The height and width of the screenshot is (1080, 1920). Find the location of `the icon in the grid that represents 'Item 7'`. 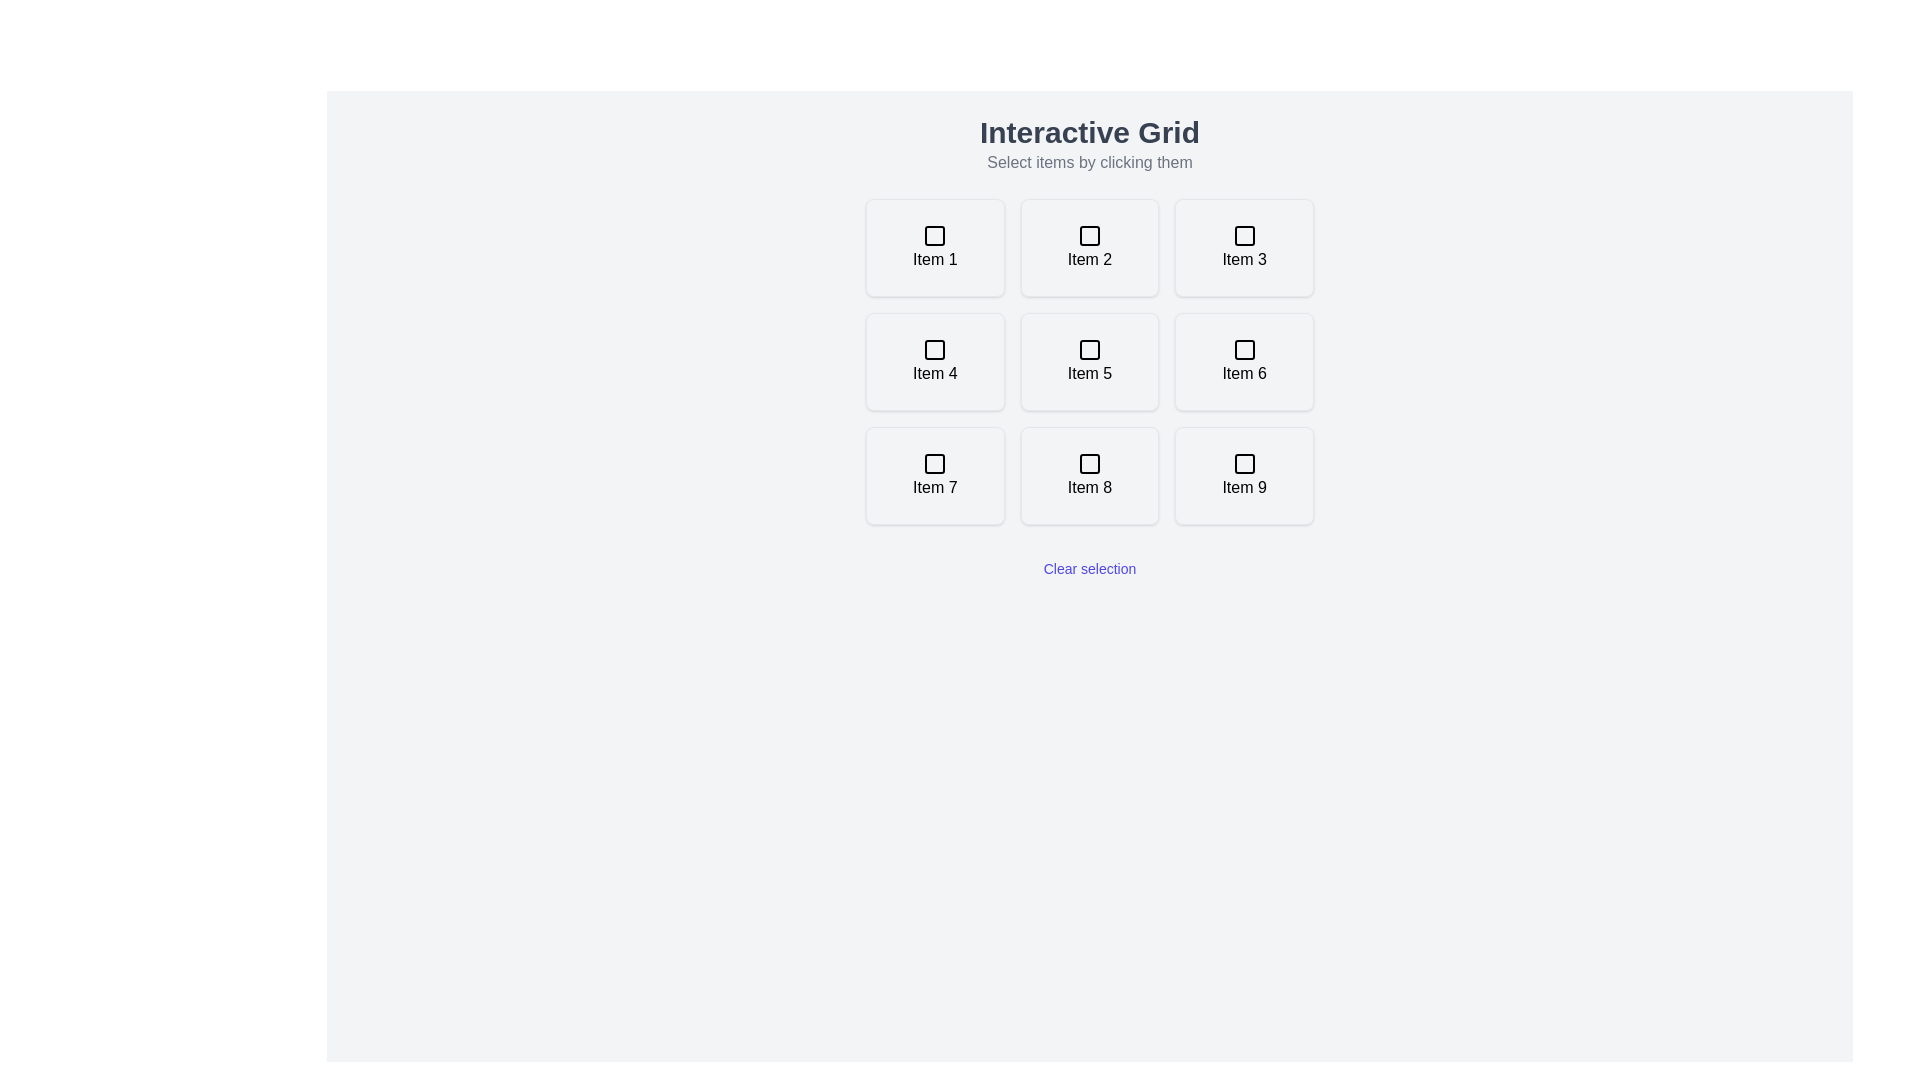

the icon in the grid that represents 'Item 7' is located at coordinates (934, 463).